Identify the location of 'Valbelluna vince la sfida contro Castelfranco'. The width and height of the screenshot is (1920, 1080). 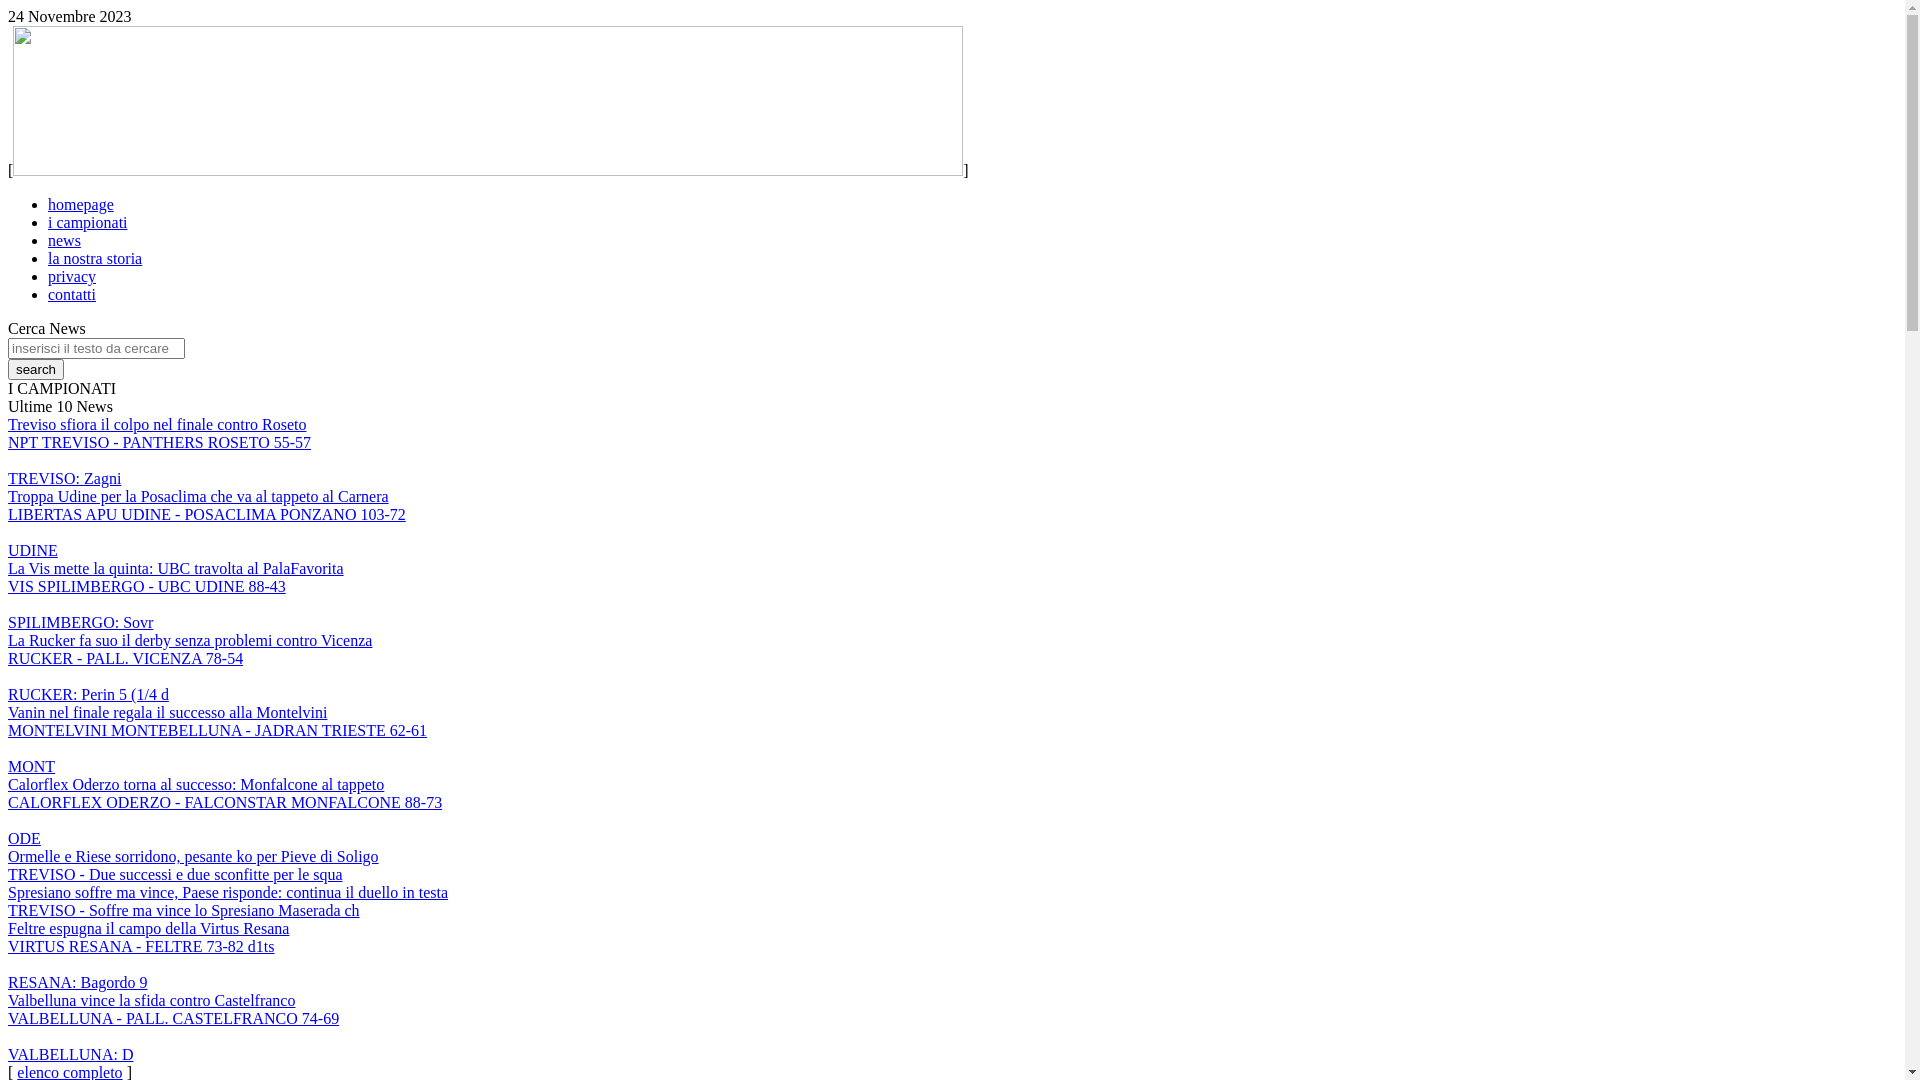
(150, 1000).